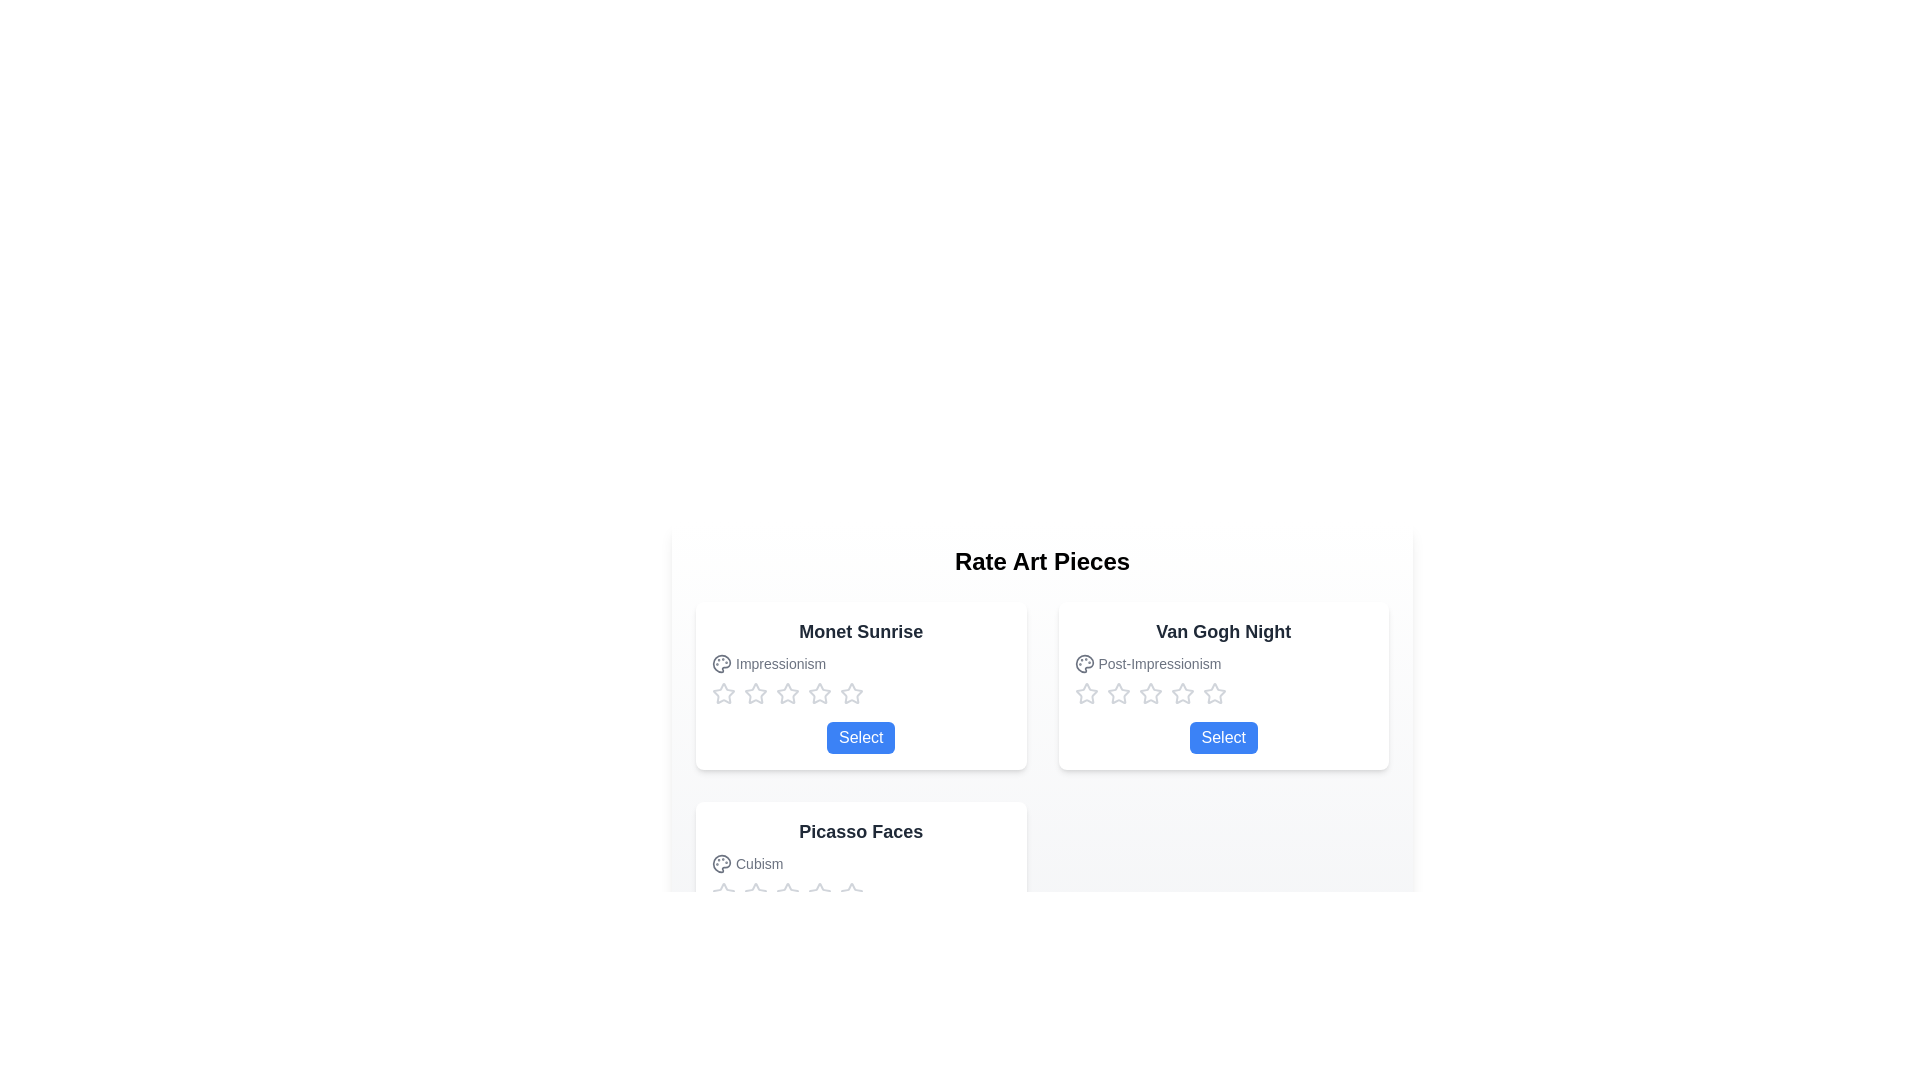 Image resolution: width=1920 pixels, height=1080 pixels. I want to click on the static text label displaying 'Van Gogh Night', which is styled in a large, bold typeface in dark gray against a white background, located near the top-center of the card, so click(1222, 632).